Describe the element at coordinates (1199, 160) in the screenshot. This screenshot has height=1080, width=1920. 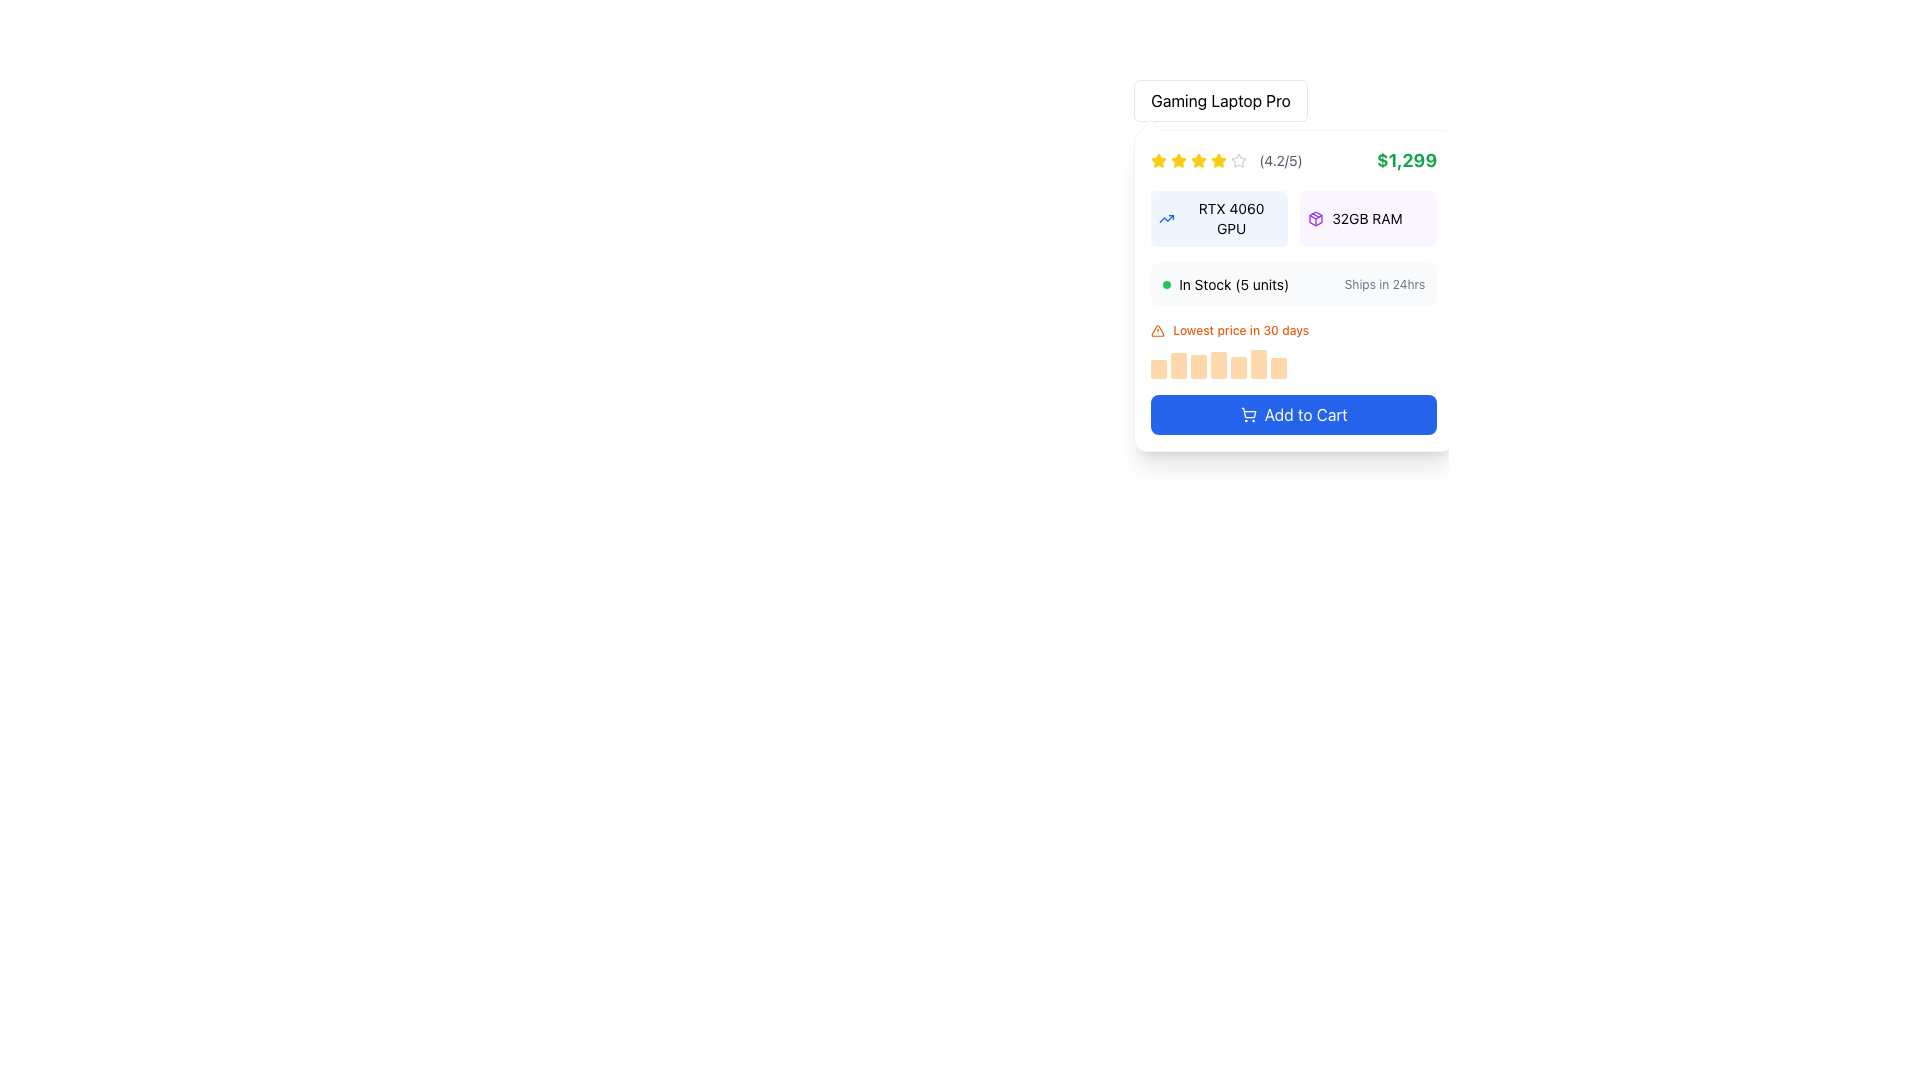
I see `the fifth yellow star icon in the rating component located near the top of the product listing card` at that location.